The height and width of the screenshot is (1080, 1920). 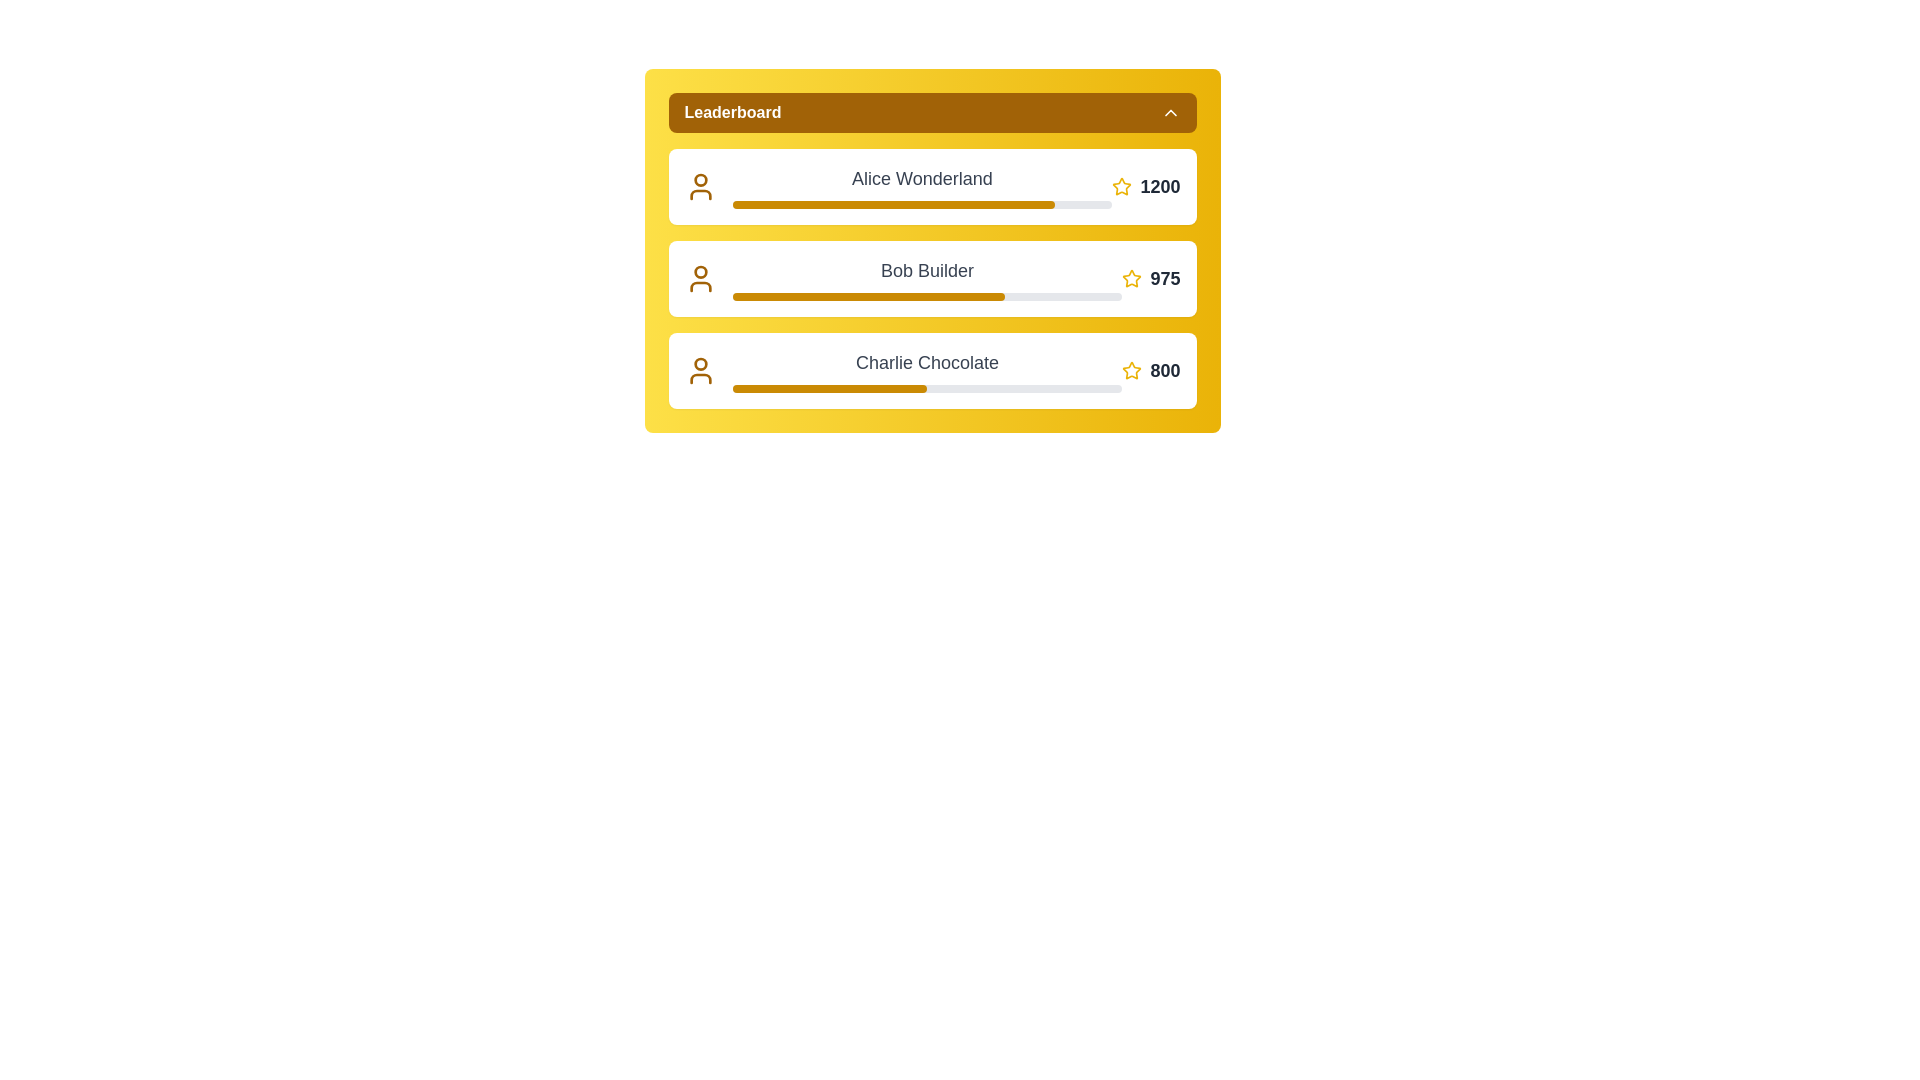 I want to click on the first Leaderboard Card Item located at the top of the leaderboard list, so click(x=931, y=186).